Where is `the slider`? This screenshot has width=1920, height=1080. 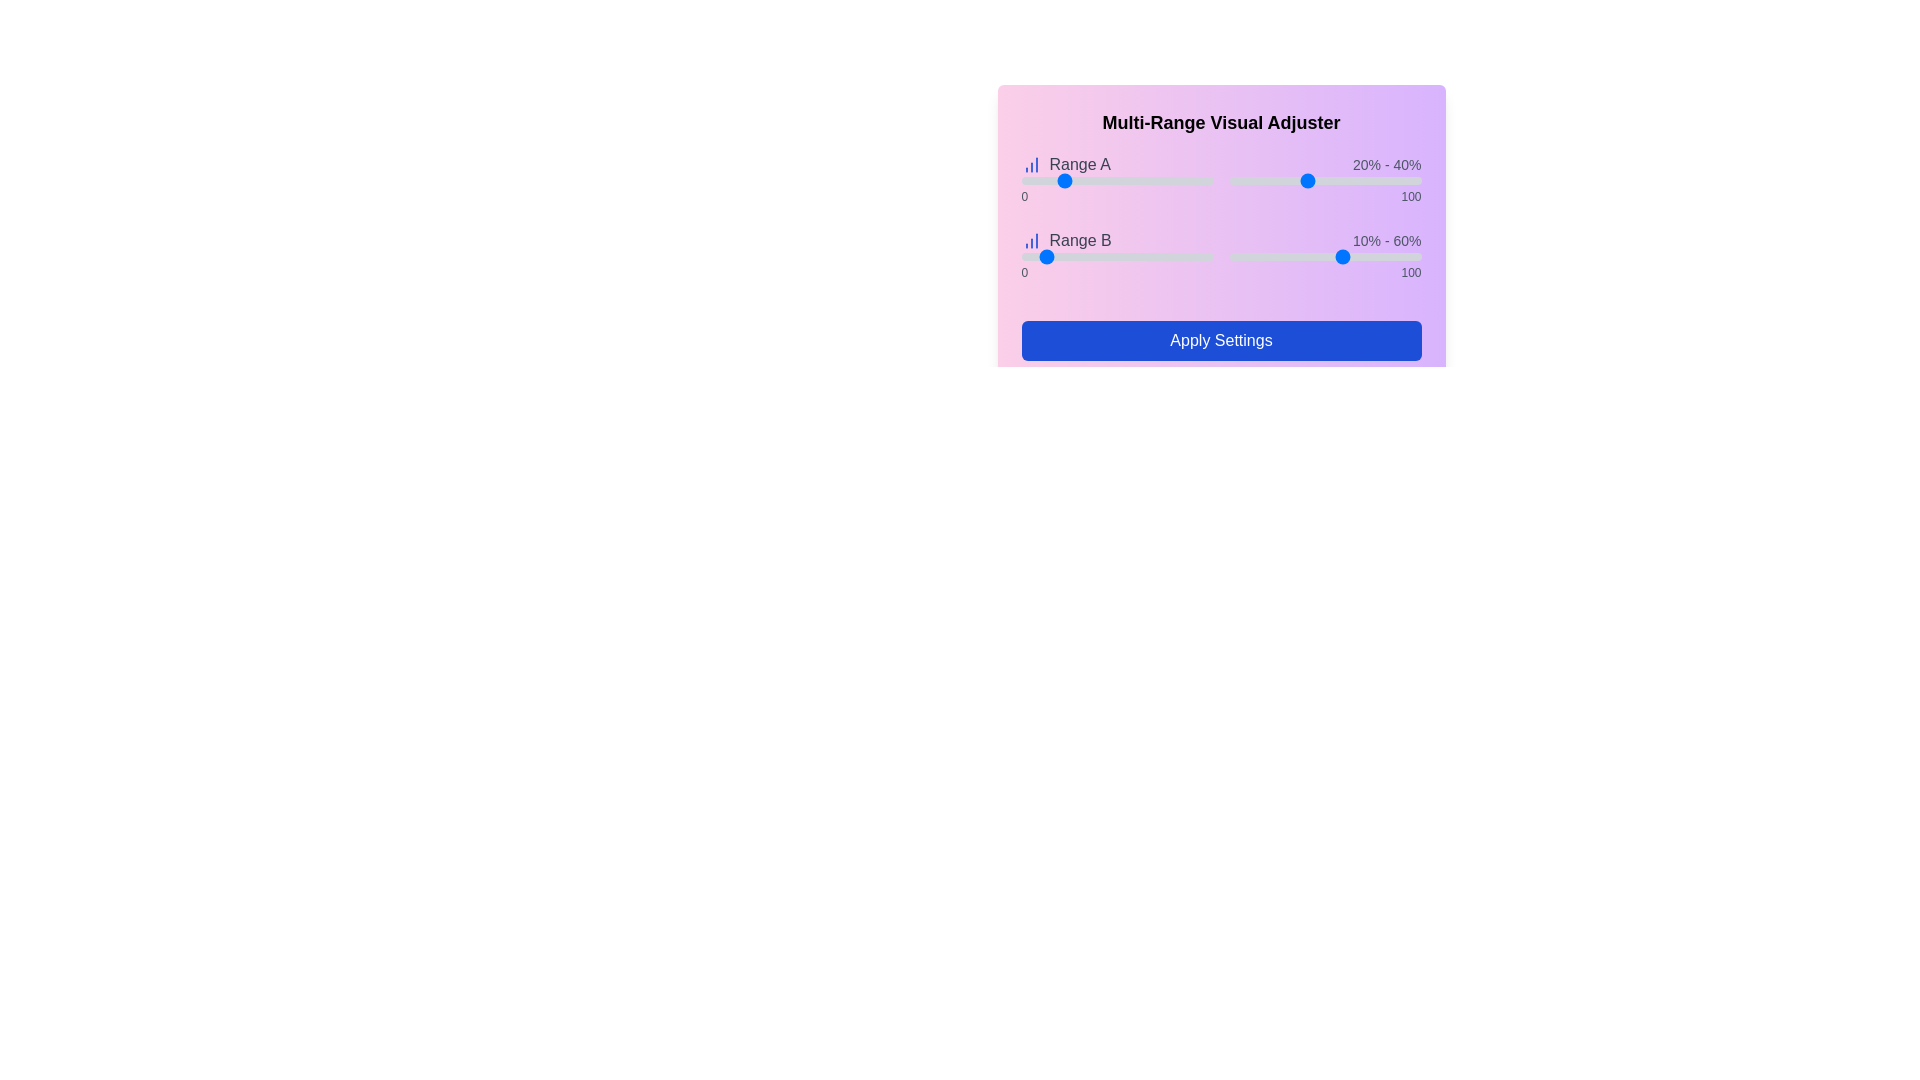
the slider is located at coordinates (1278, 181).